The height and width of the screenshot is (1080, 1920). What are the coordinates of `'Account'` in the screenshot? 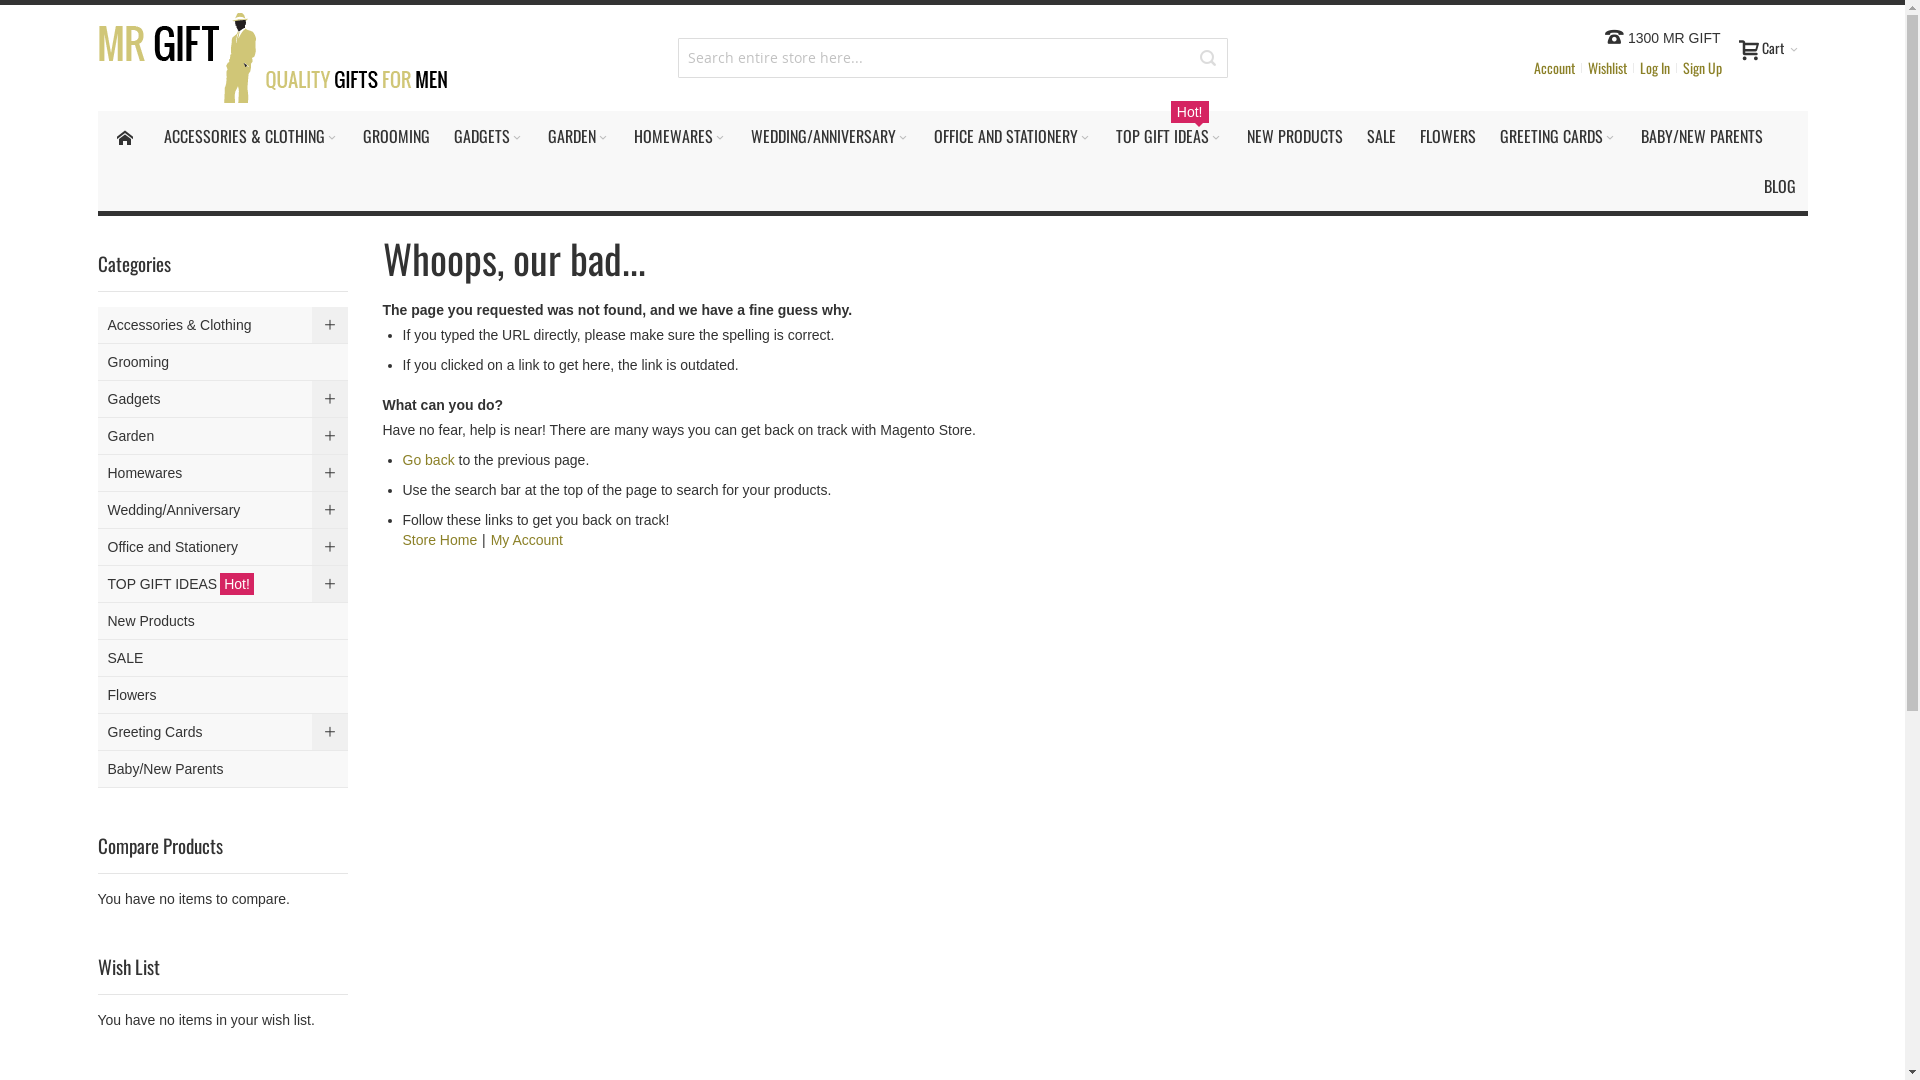 It's located at (1552, 67).